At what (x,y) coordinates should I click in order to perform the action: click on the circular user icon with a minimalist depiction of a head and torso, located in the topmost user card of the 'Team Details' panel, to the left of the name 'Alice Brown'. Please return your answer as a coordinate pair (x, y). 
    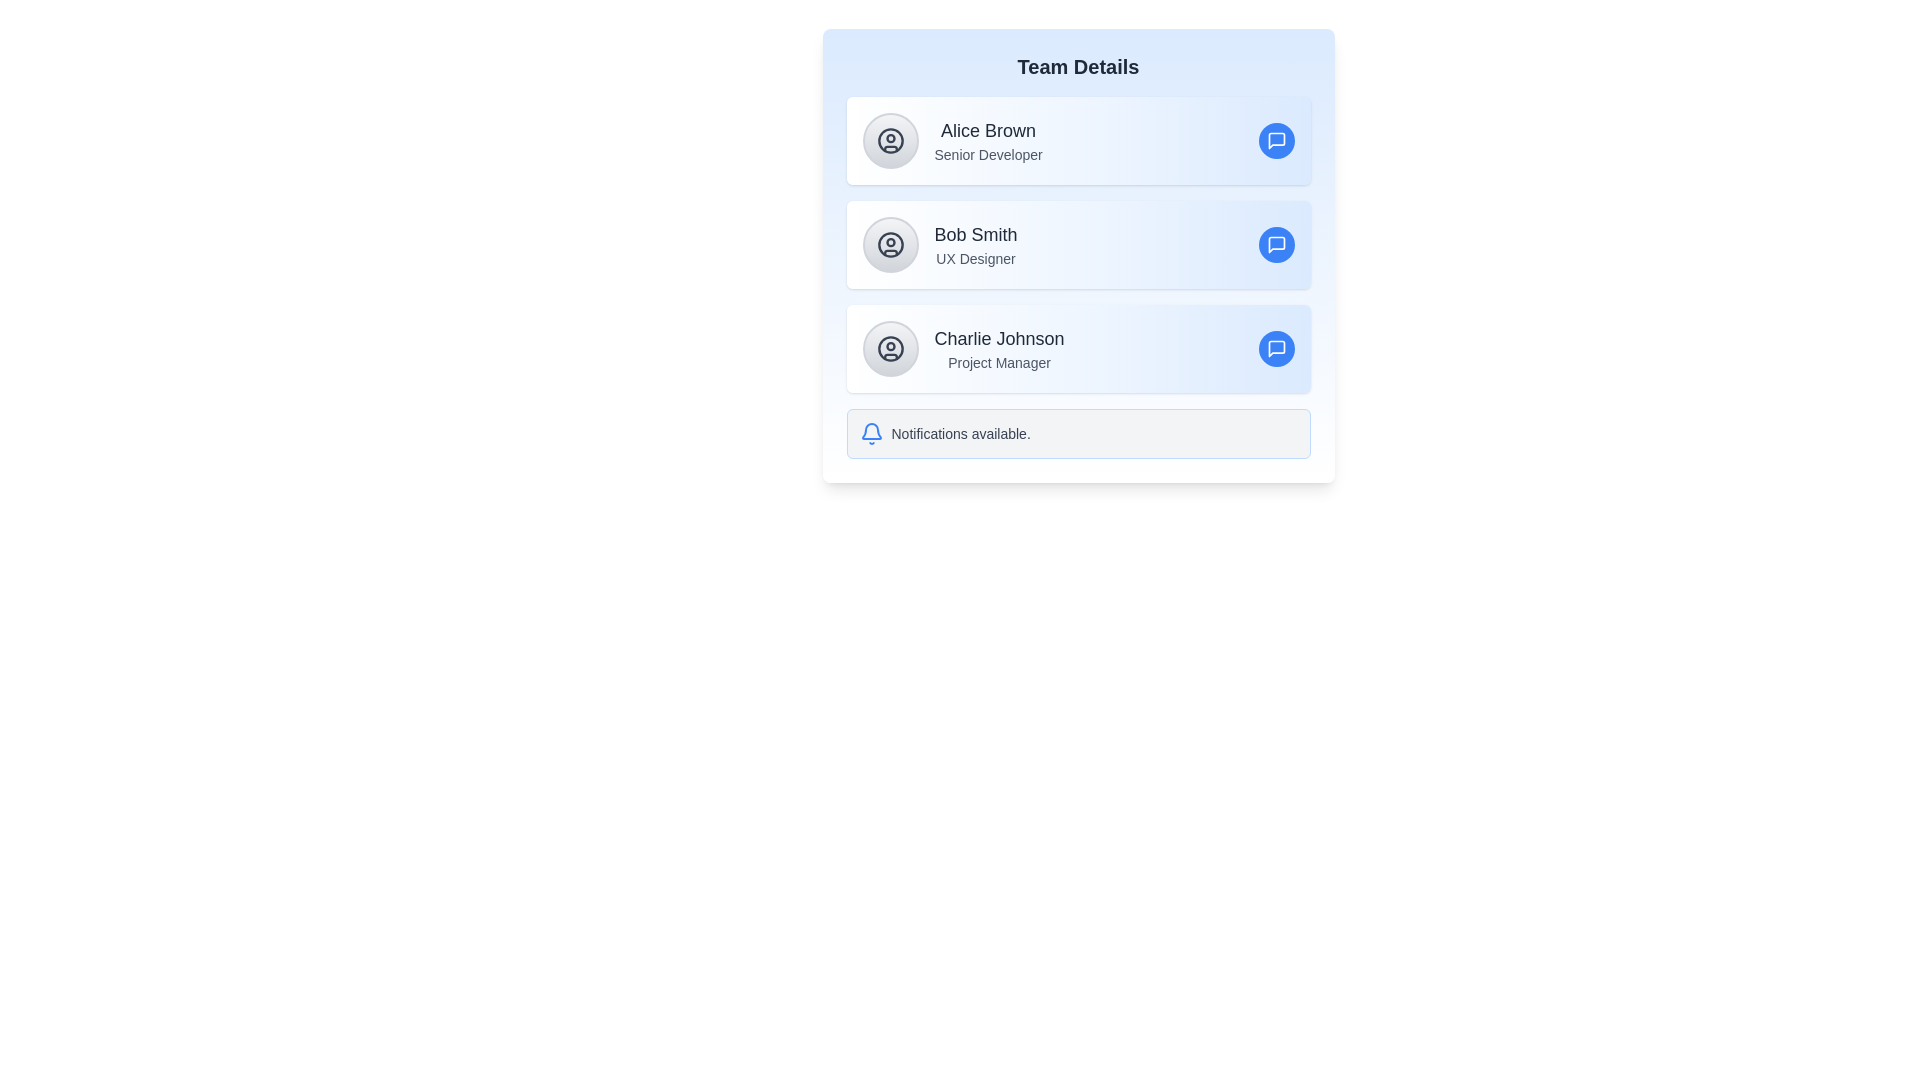
    Looking at the image, I should click on (889, 140).